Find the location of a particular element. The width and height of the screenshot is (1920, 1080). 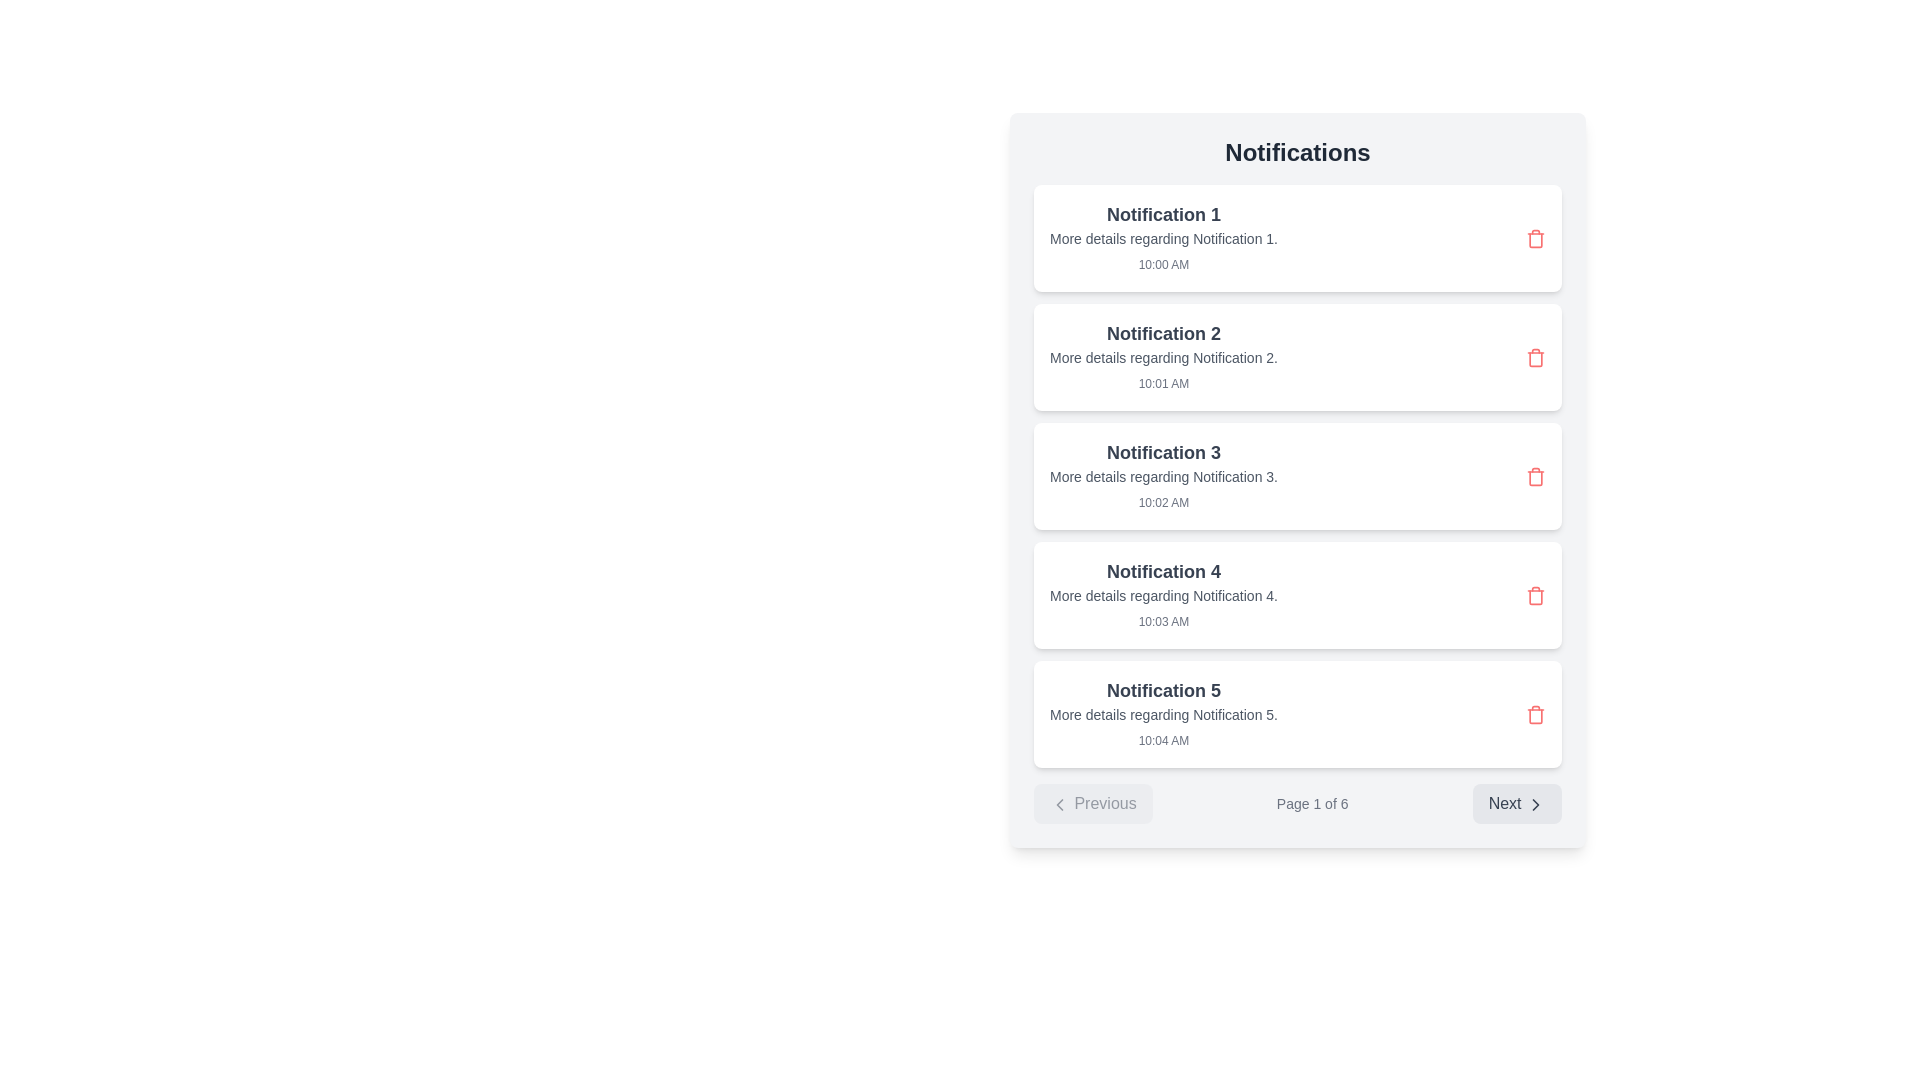

the 'Next' button with a light gray background and dark gray text located at the bottom-right corner of the interface is located at coordinates (1517, 802).